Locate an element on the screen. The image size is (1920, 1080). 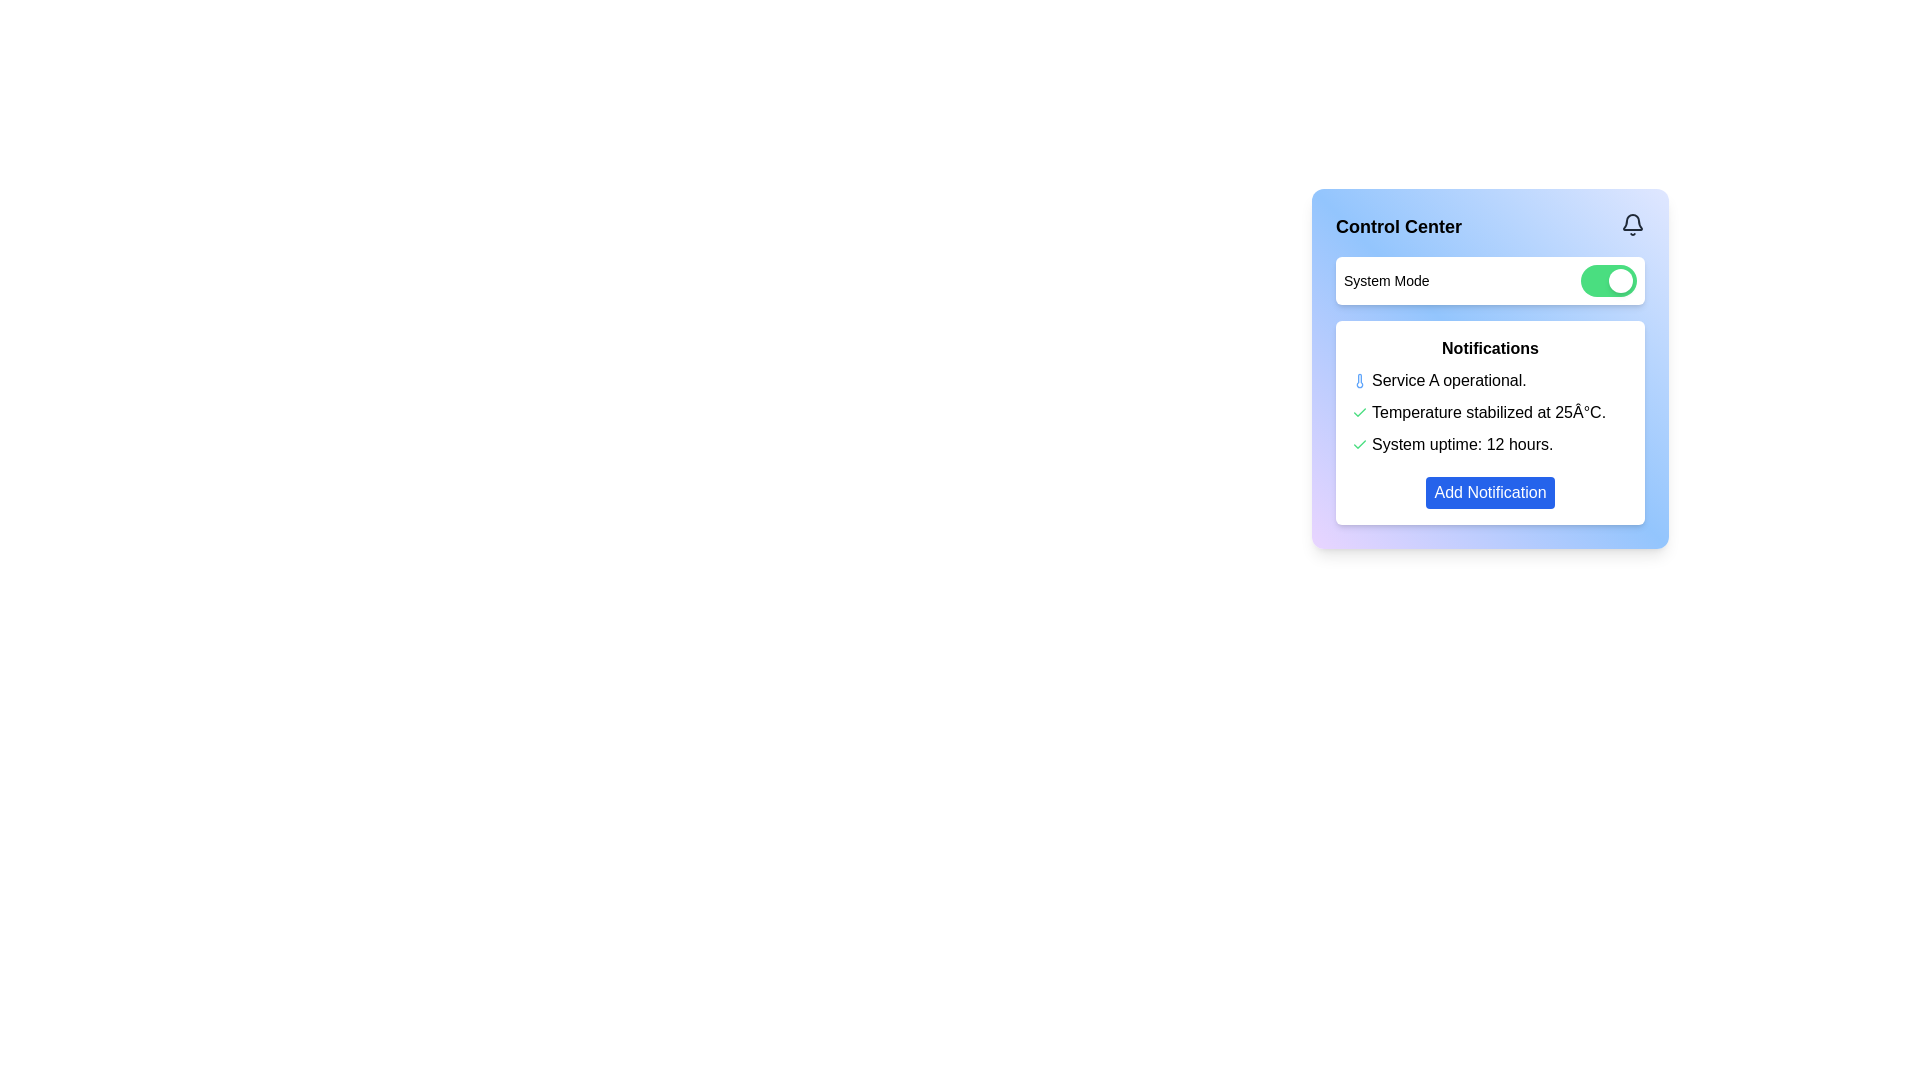
the text label notification stating 'System uptime: 12 hours.' is located at coordinates (1490, 443).